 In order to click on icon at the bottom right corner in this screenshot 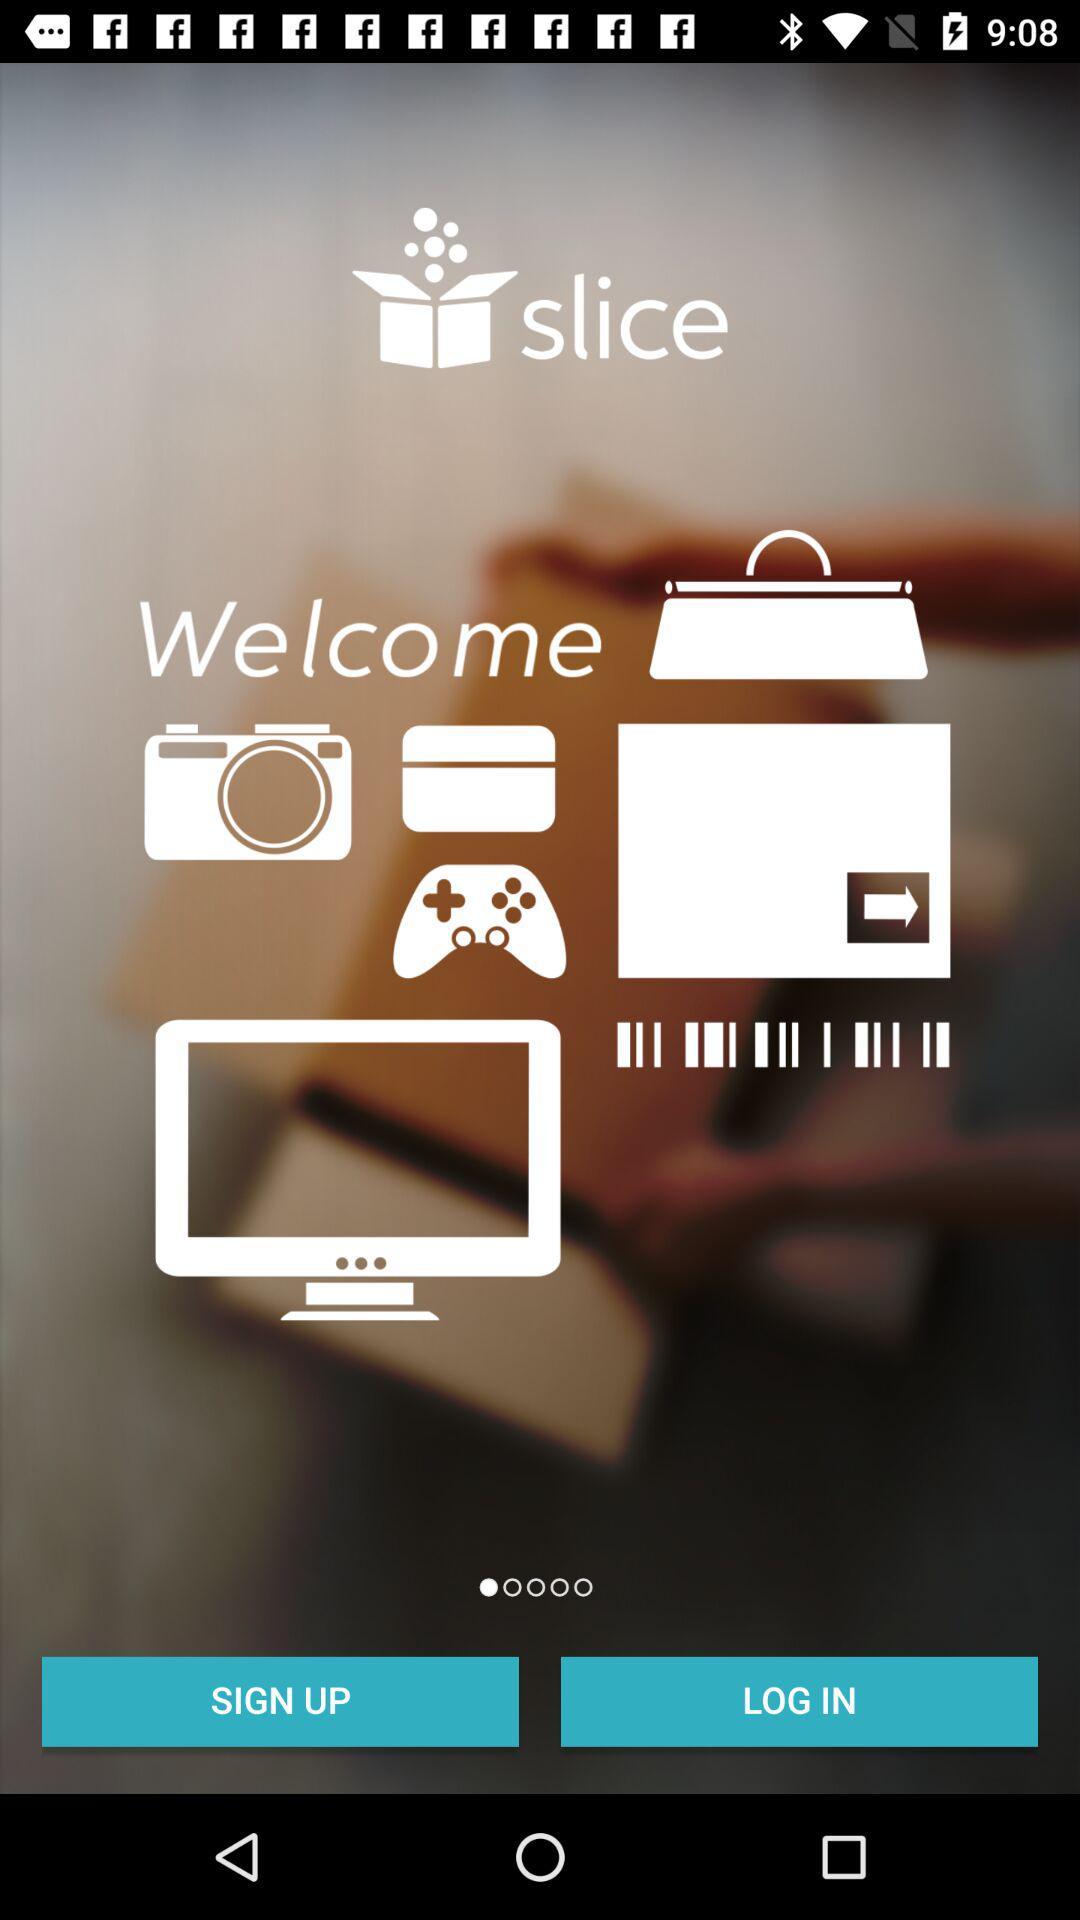, I will do `click(798, 1698)`.